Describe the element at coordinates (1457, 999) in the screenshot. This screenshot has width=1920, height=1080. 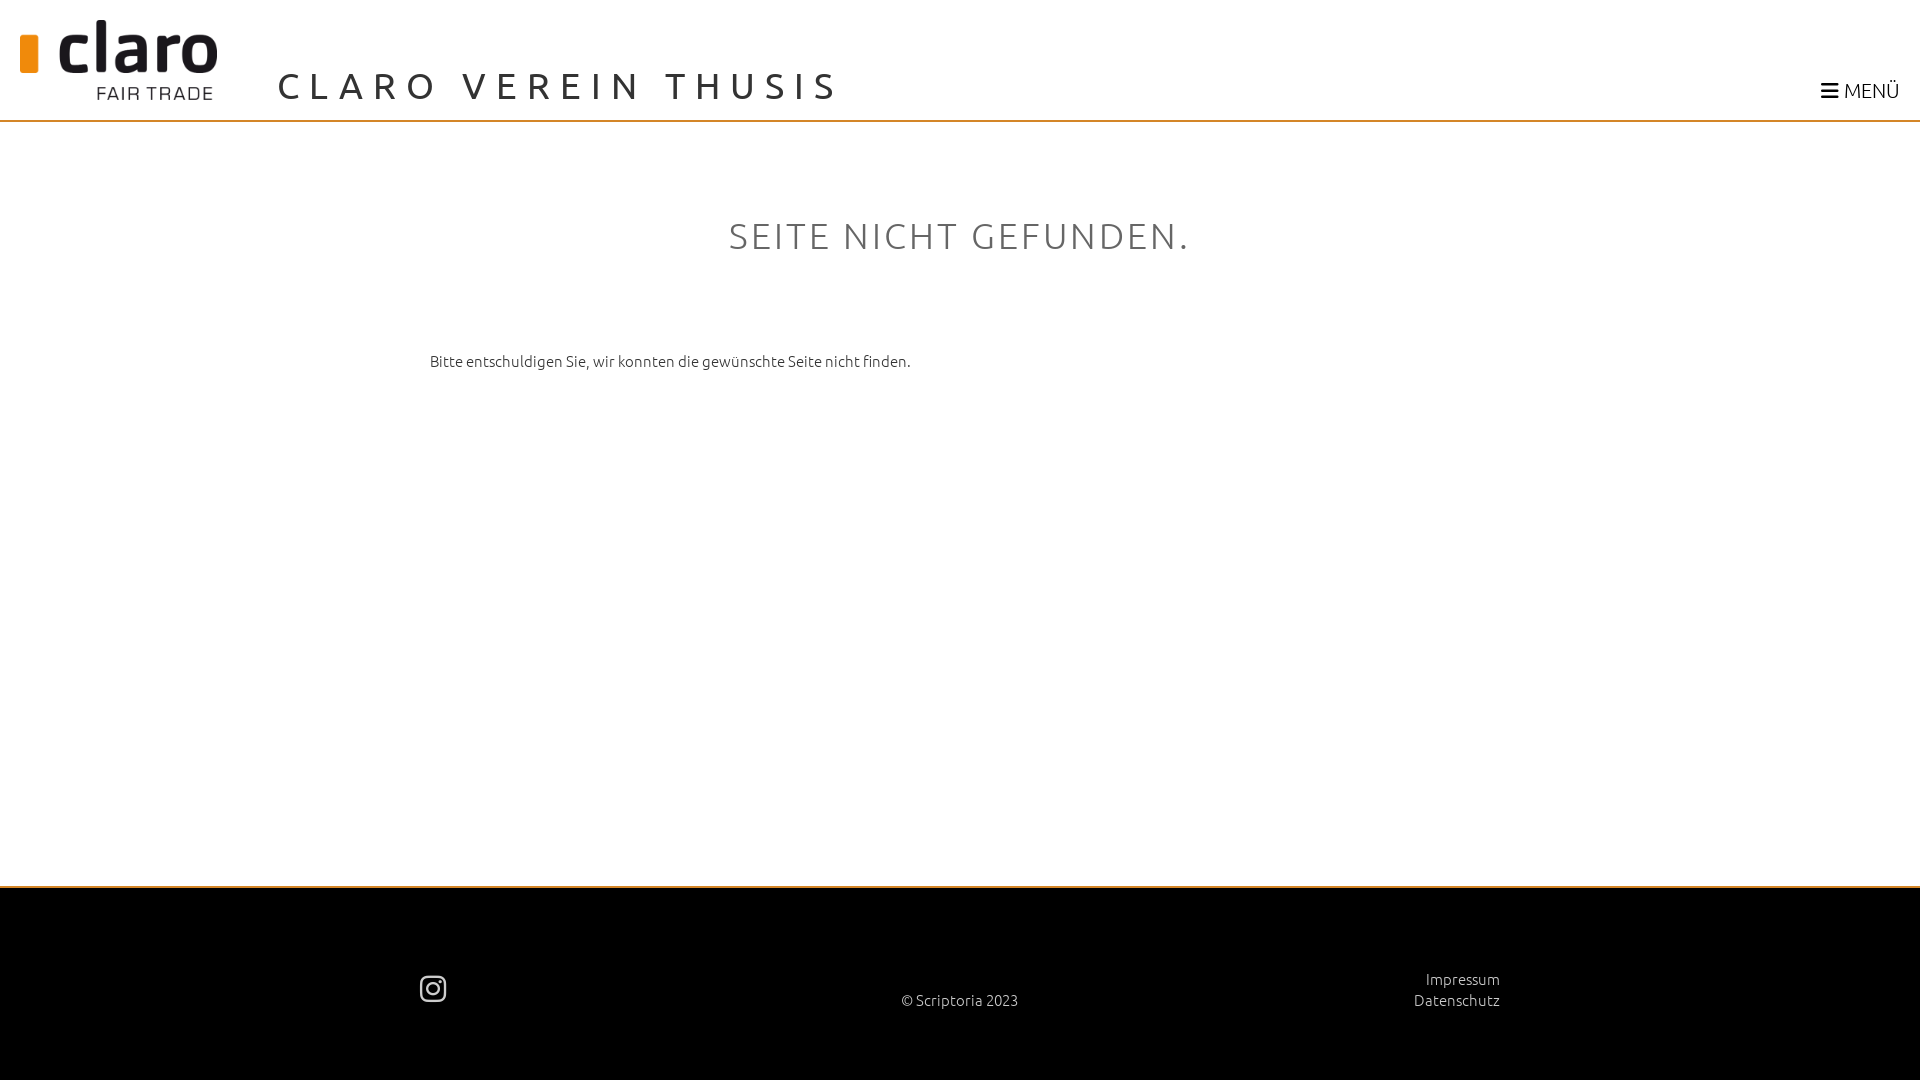
I see `'Datenschutz'` at that location.